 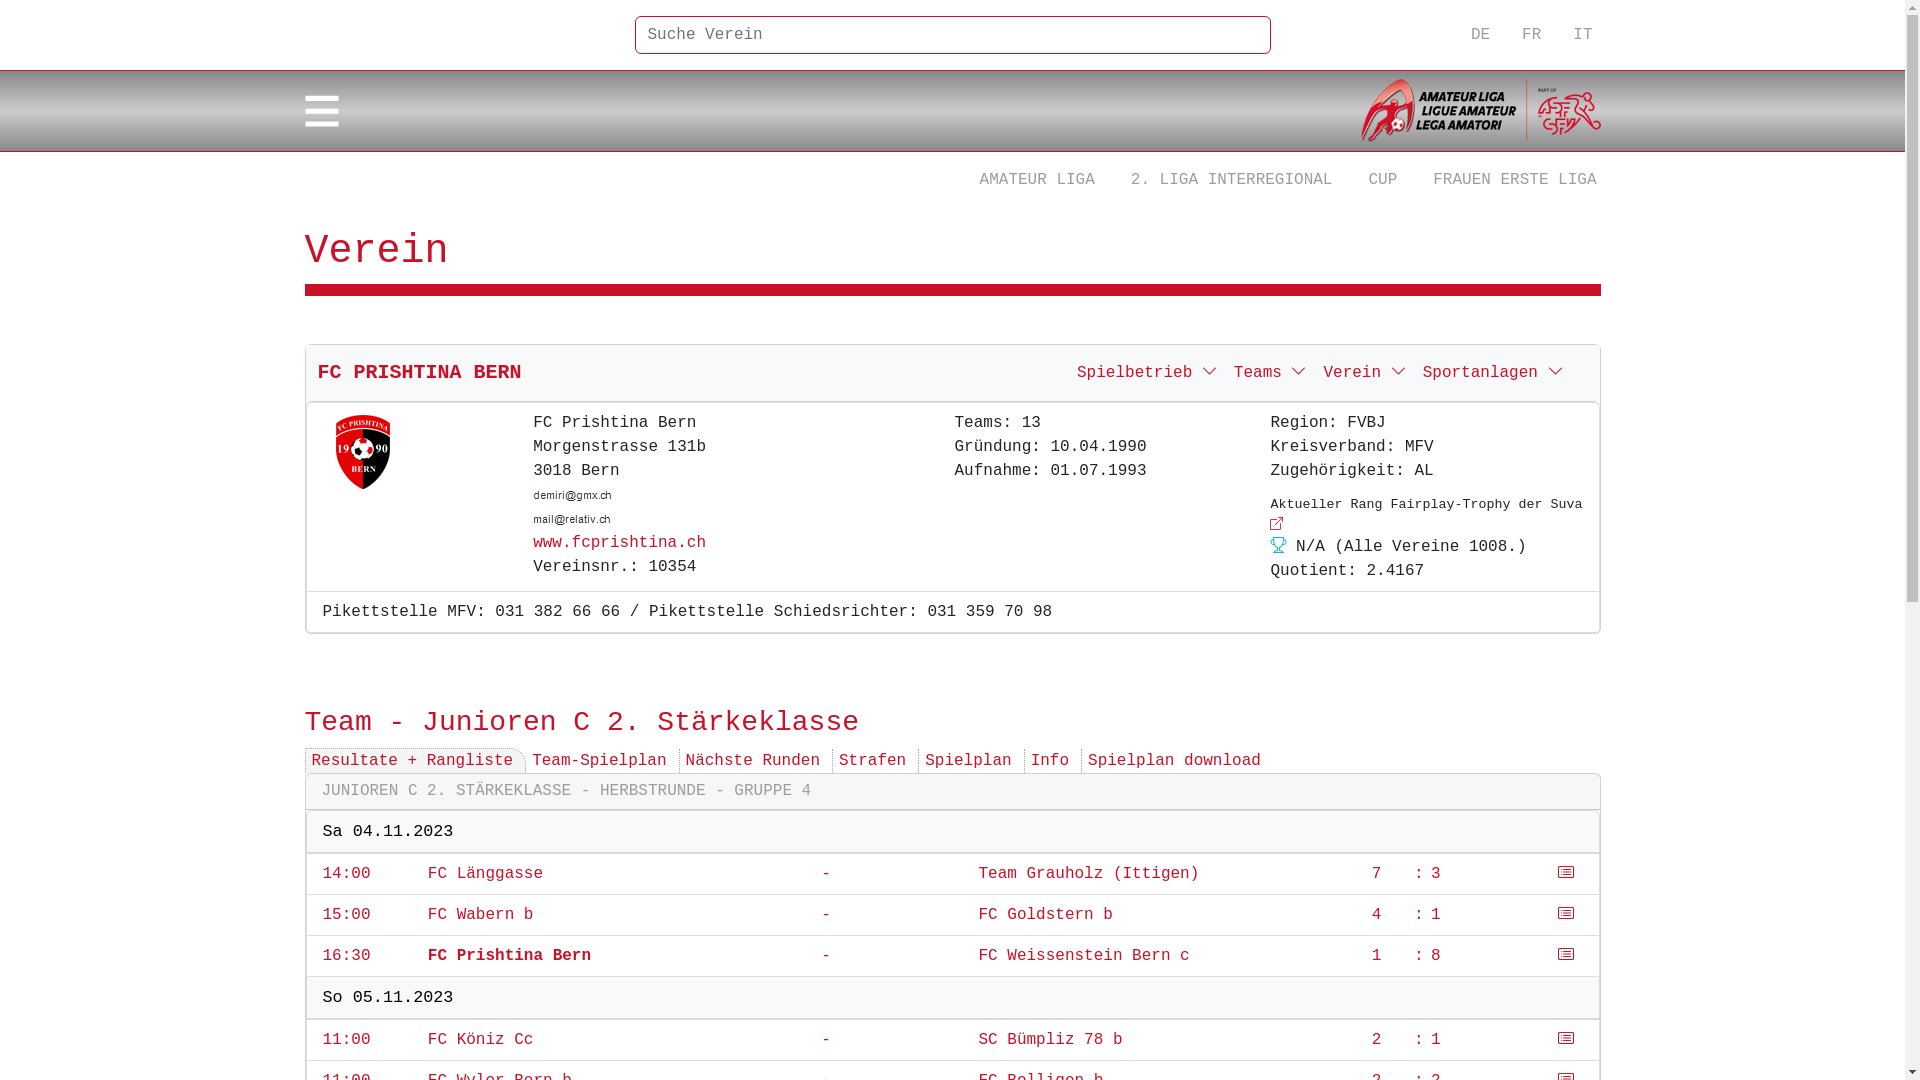 What do you see at coordinates (316, 372) in the screenshot?
I see `'FC PRISHTINA BERN'` at bounding box center [316, 372].